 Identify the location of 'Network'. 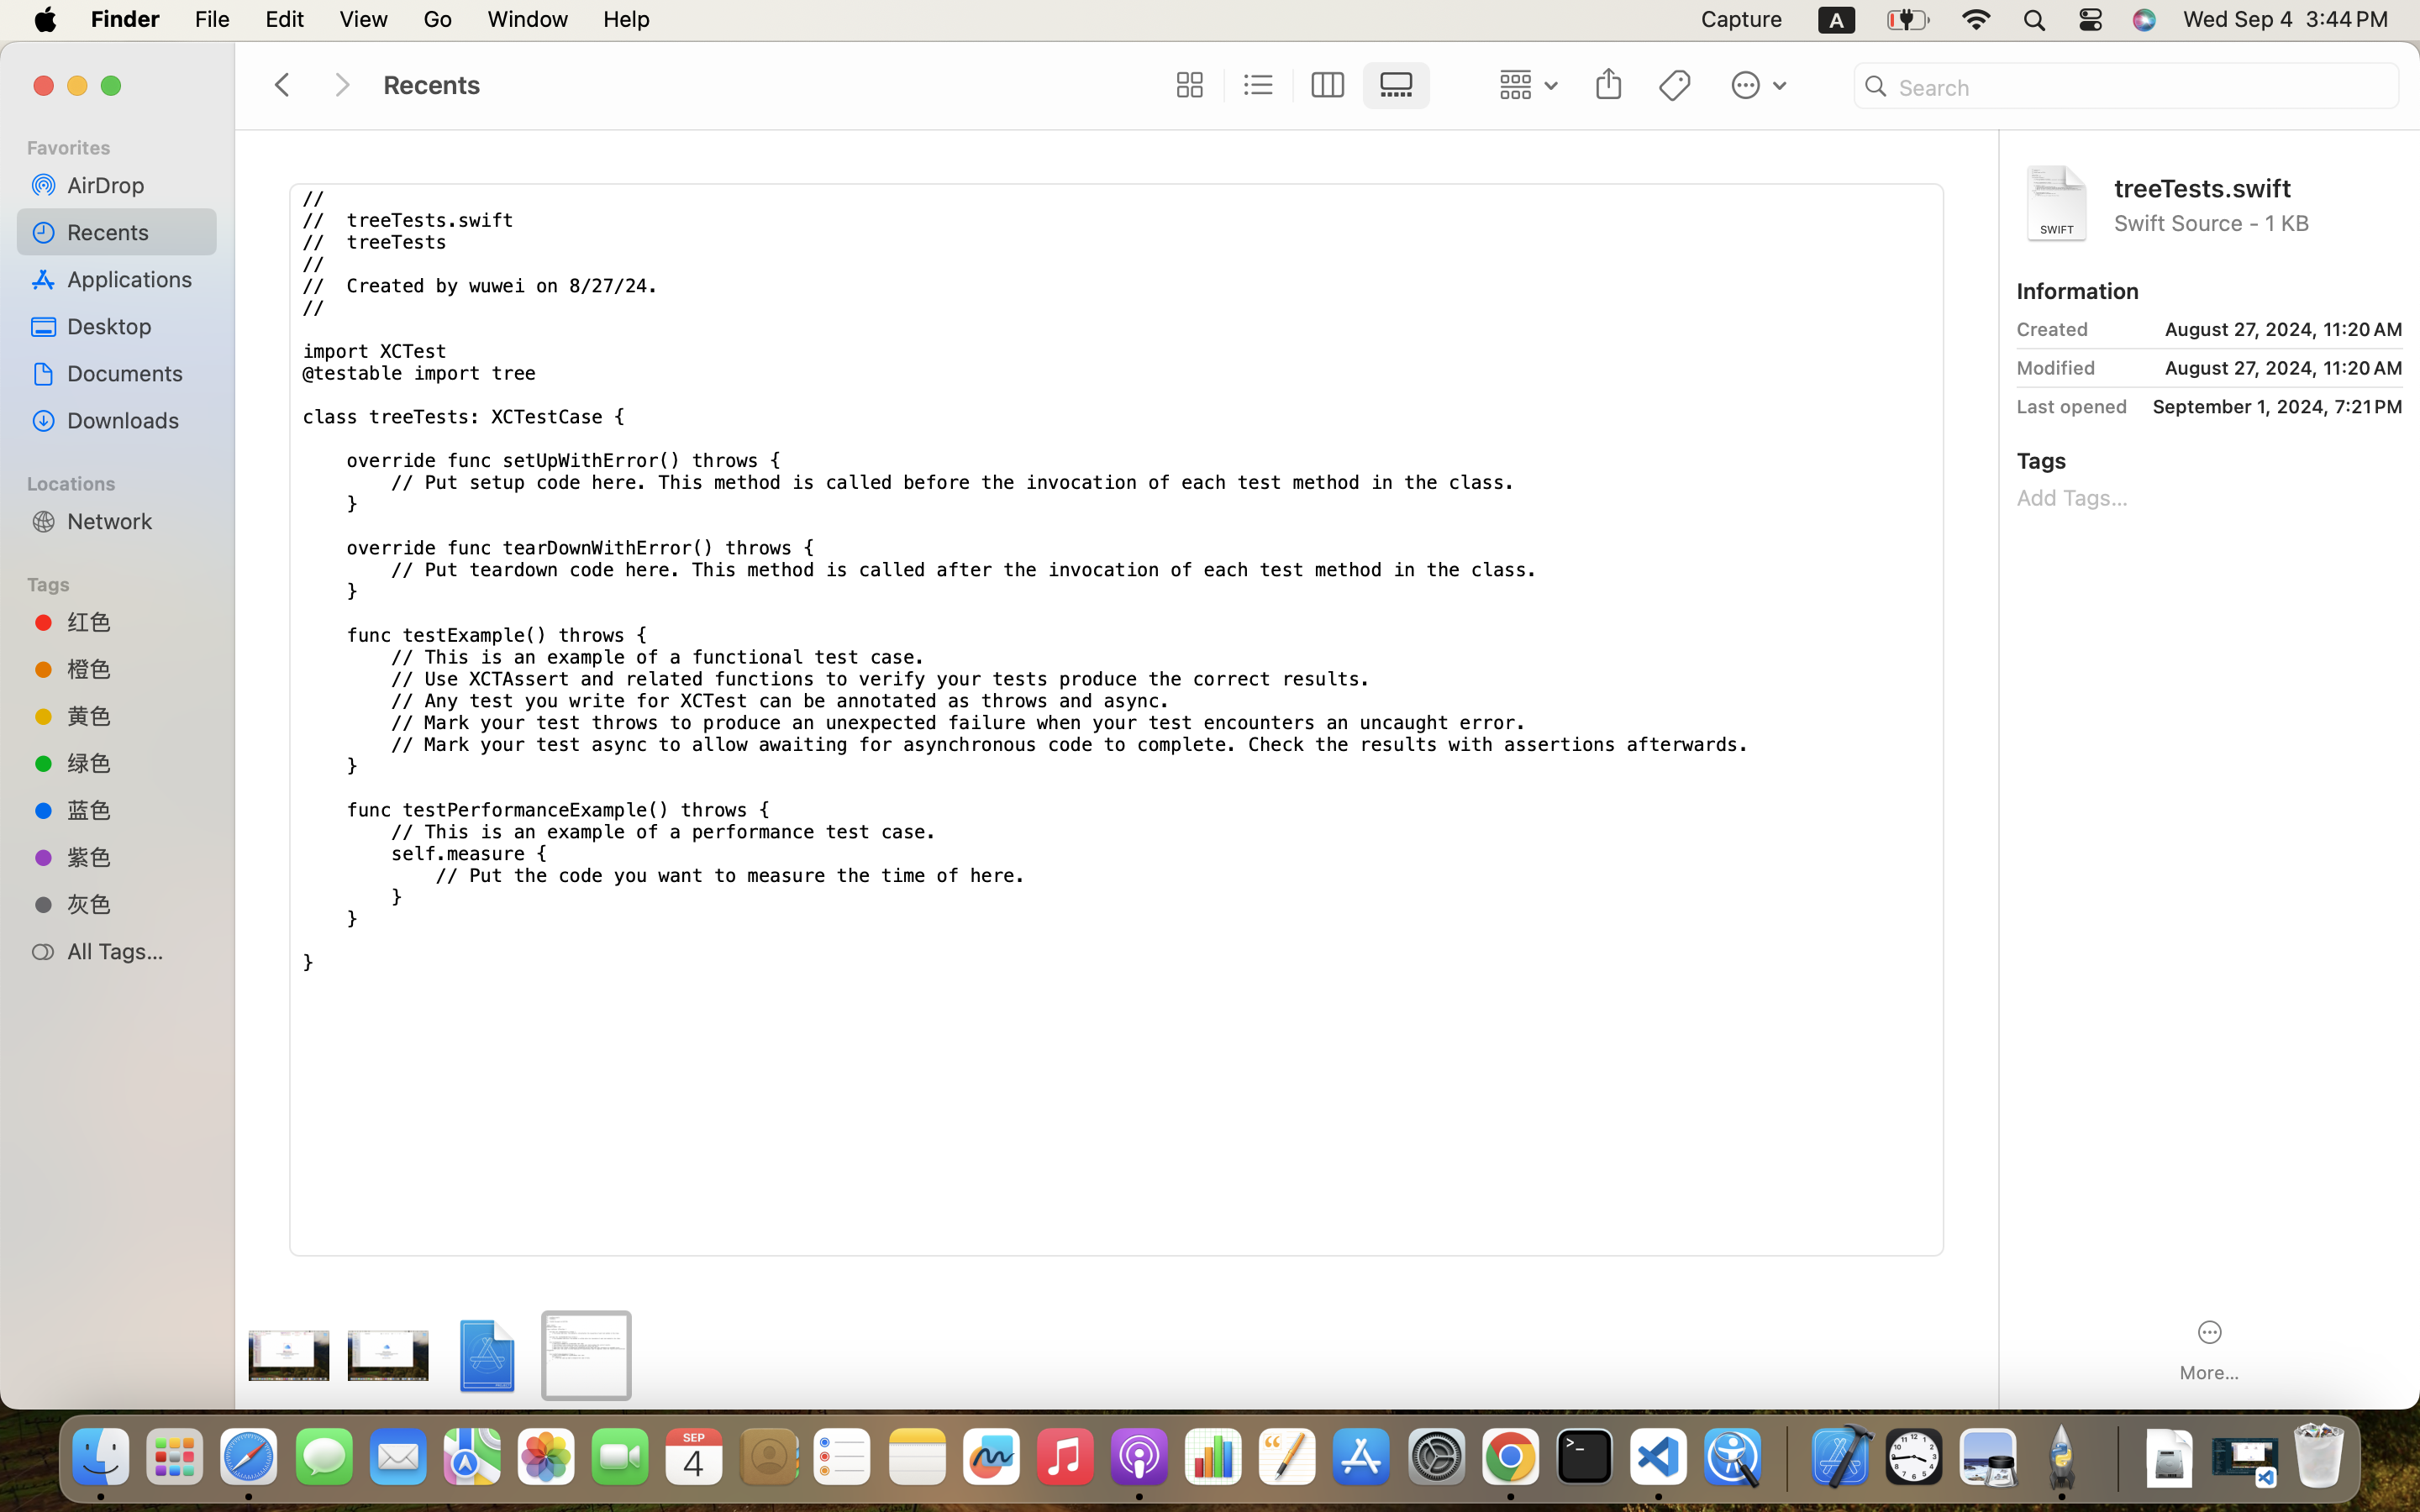
(134, 519).